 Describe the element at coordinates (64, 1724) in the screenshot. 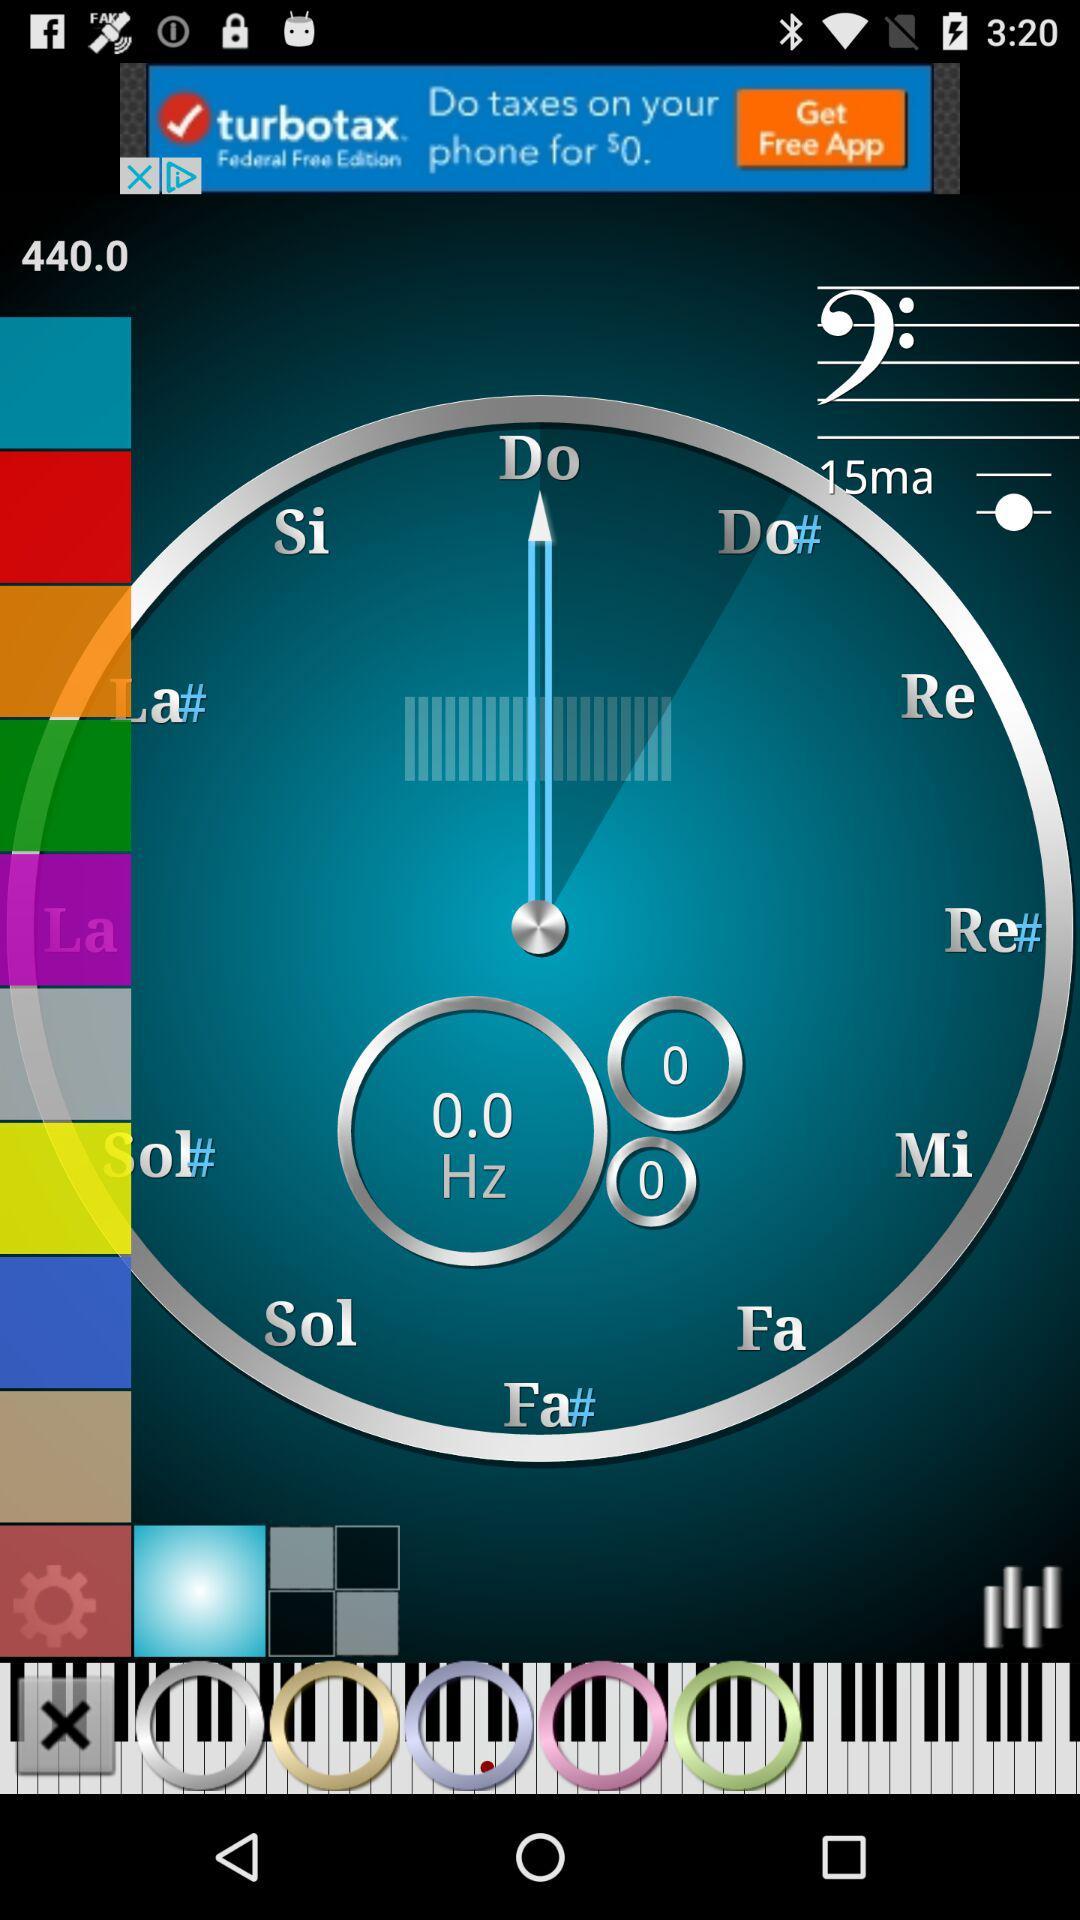

I see `keyboard` at that location.